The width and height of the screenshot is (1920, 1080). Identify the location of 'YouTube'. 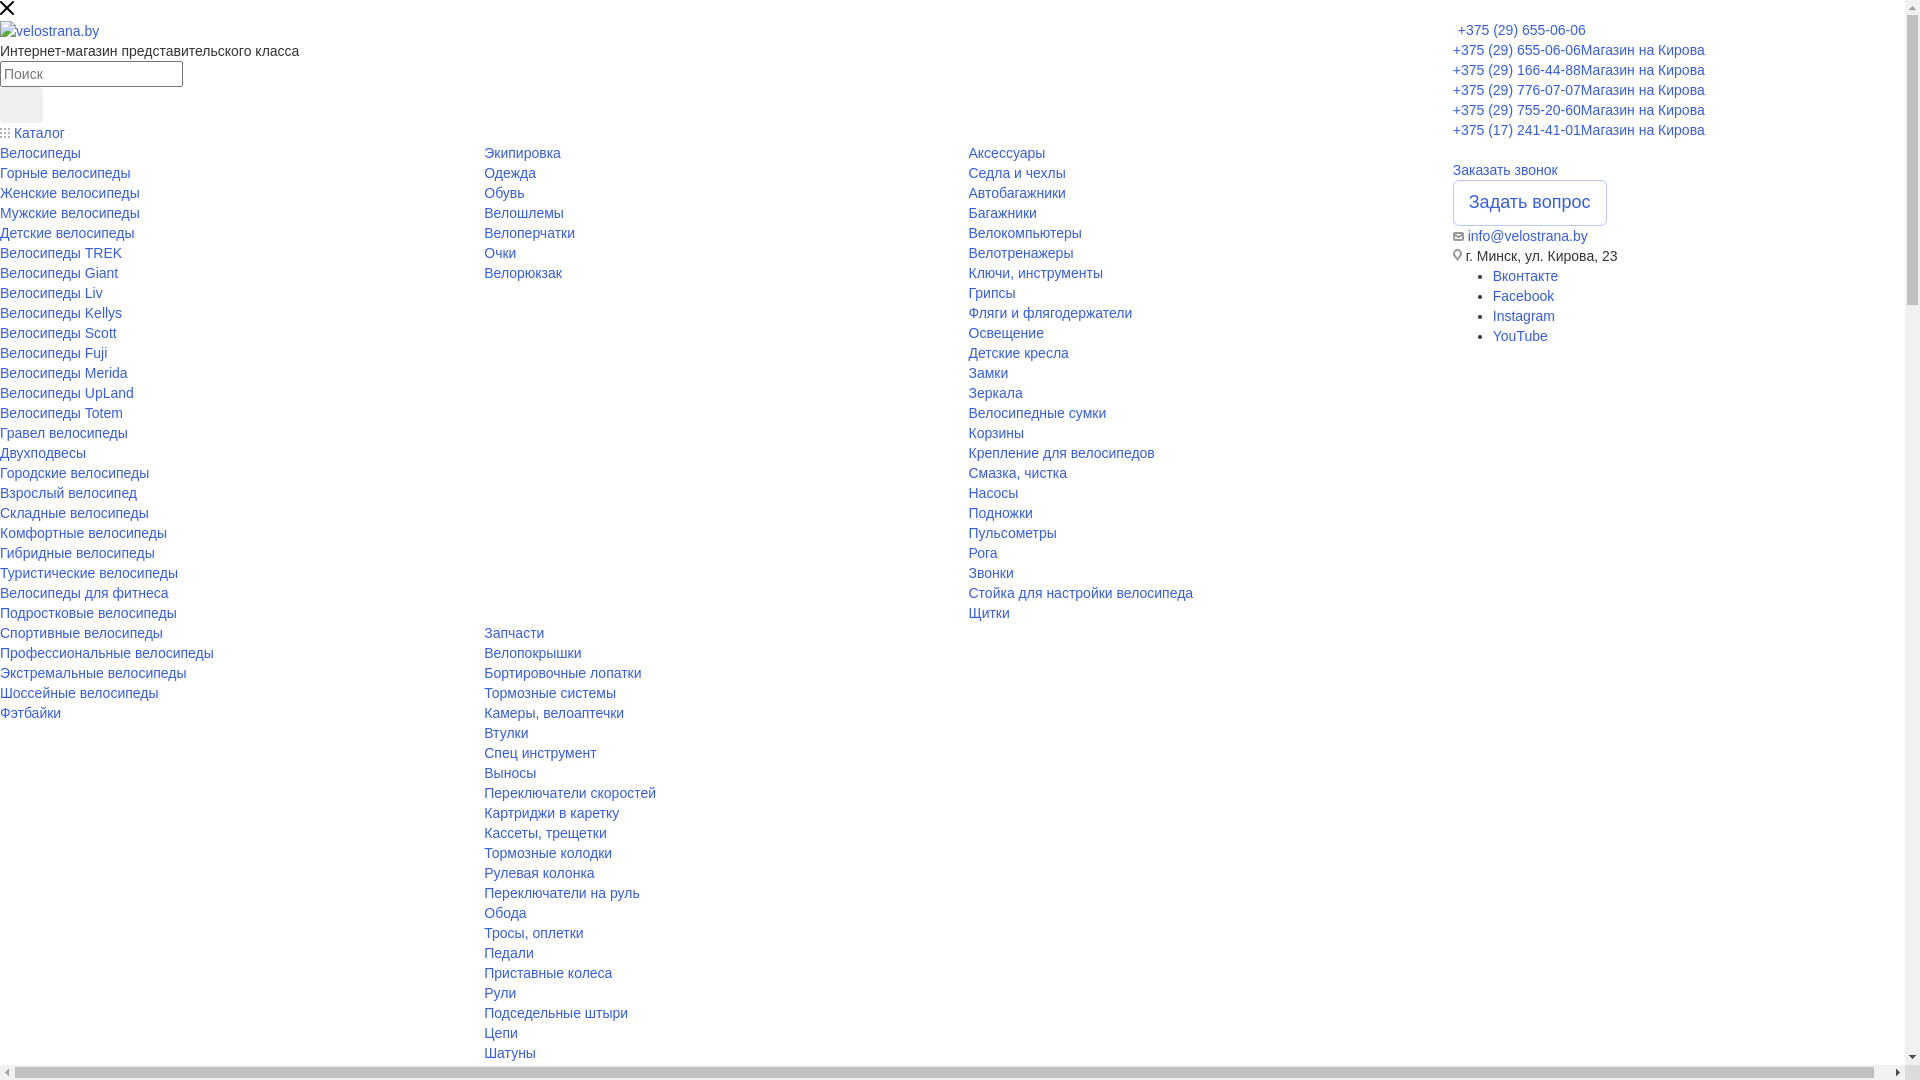
(1520, 334).